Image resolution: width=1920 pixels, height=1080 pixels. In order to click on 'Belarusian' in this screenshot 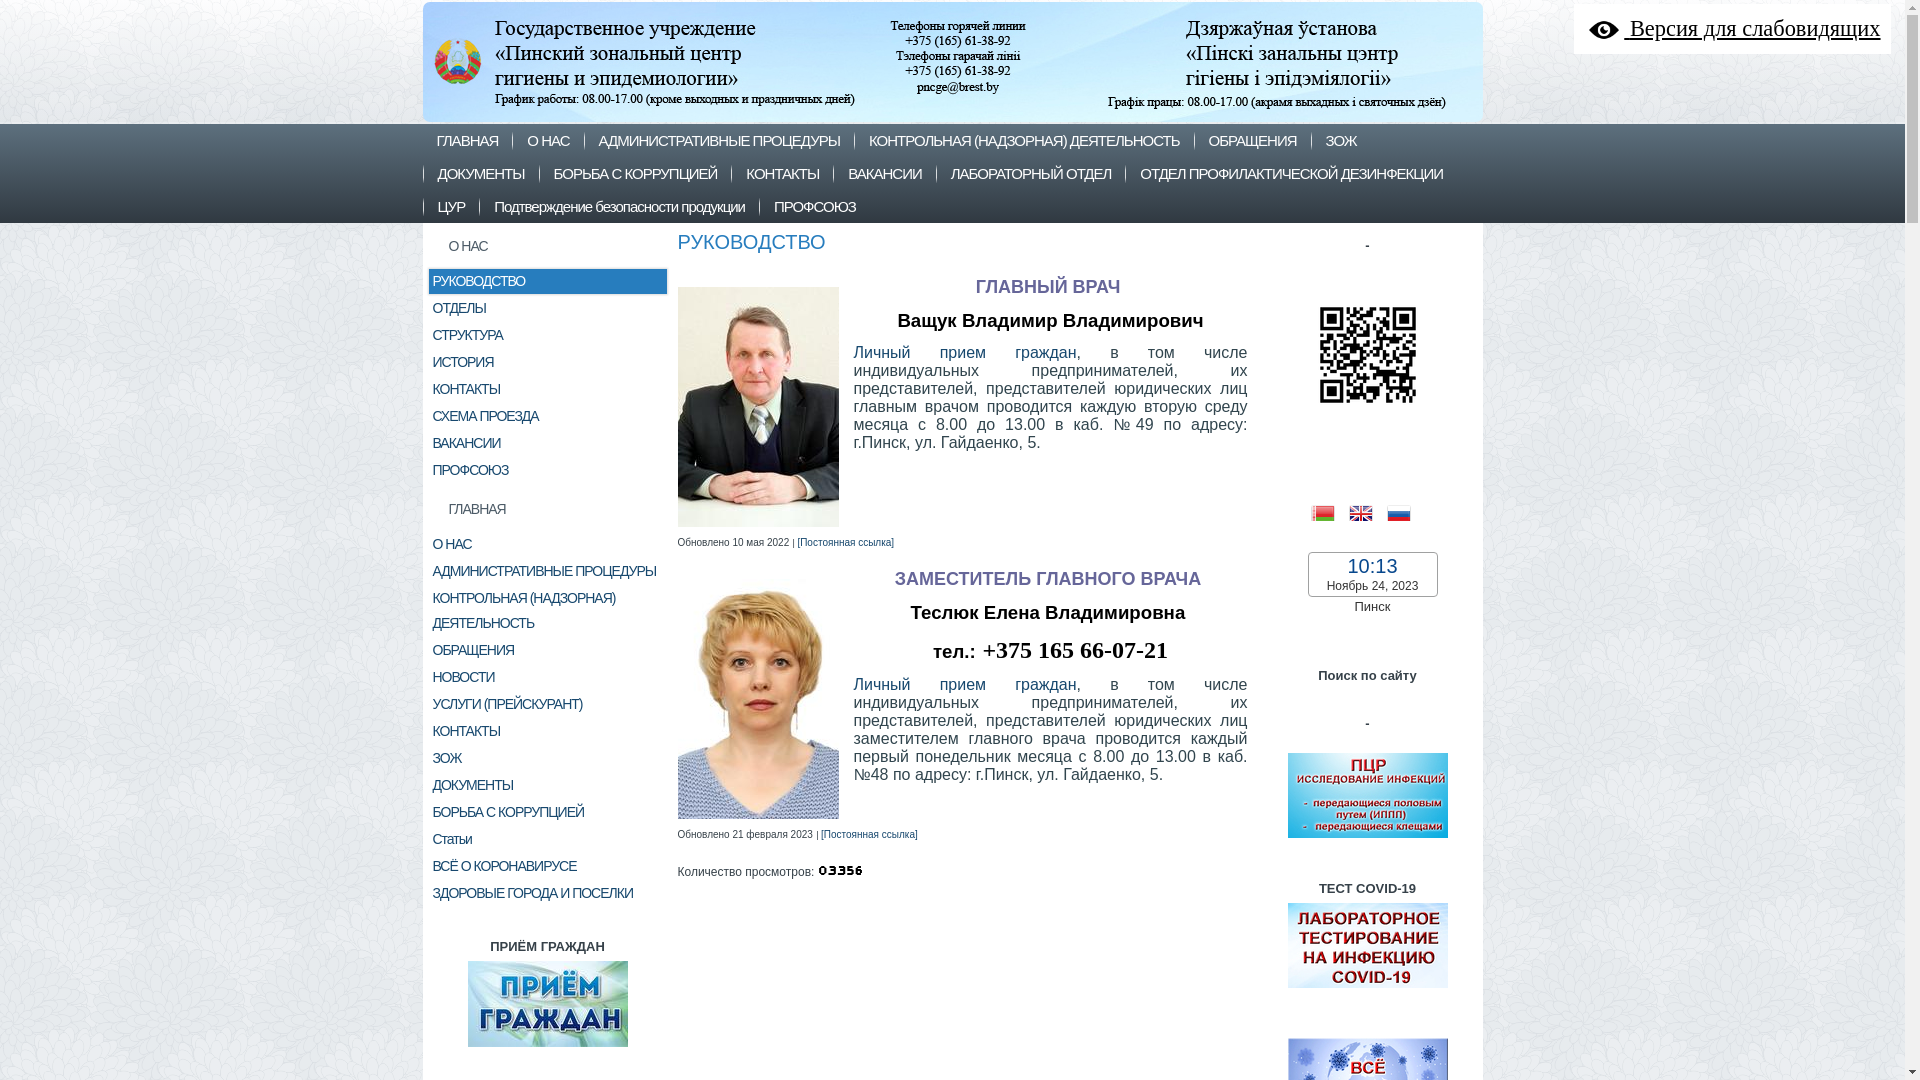, I will do `click(1329, 510)`.